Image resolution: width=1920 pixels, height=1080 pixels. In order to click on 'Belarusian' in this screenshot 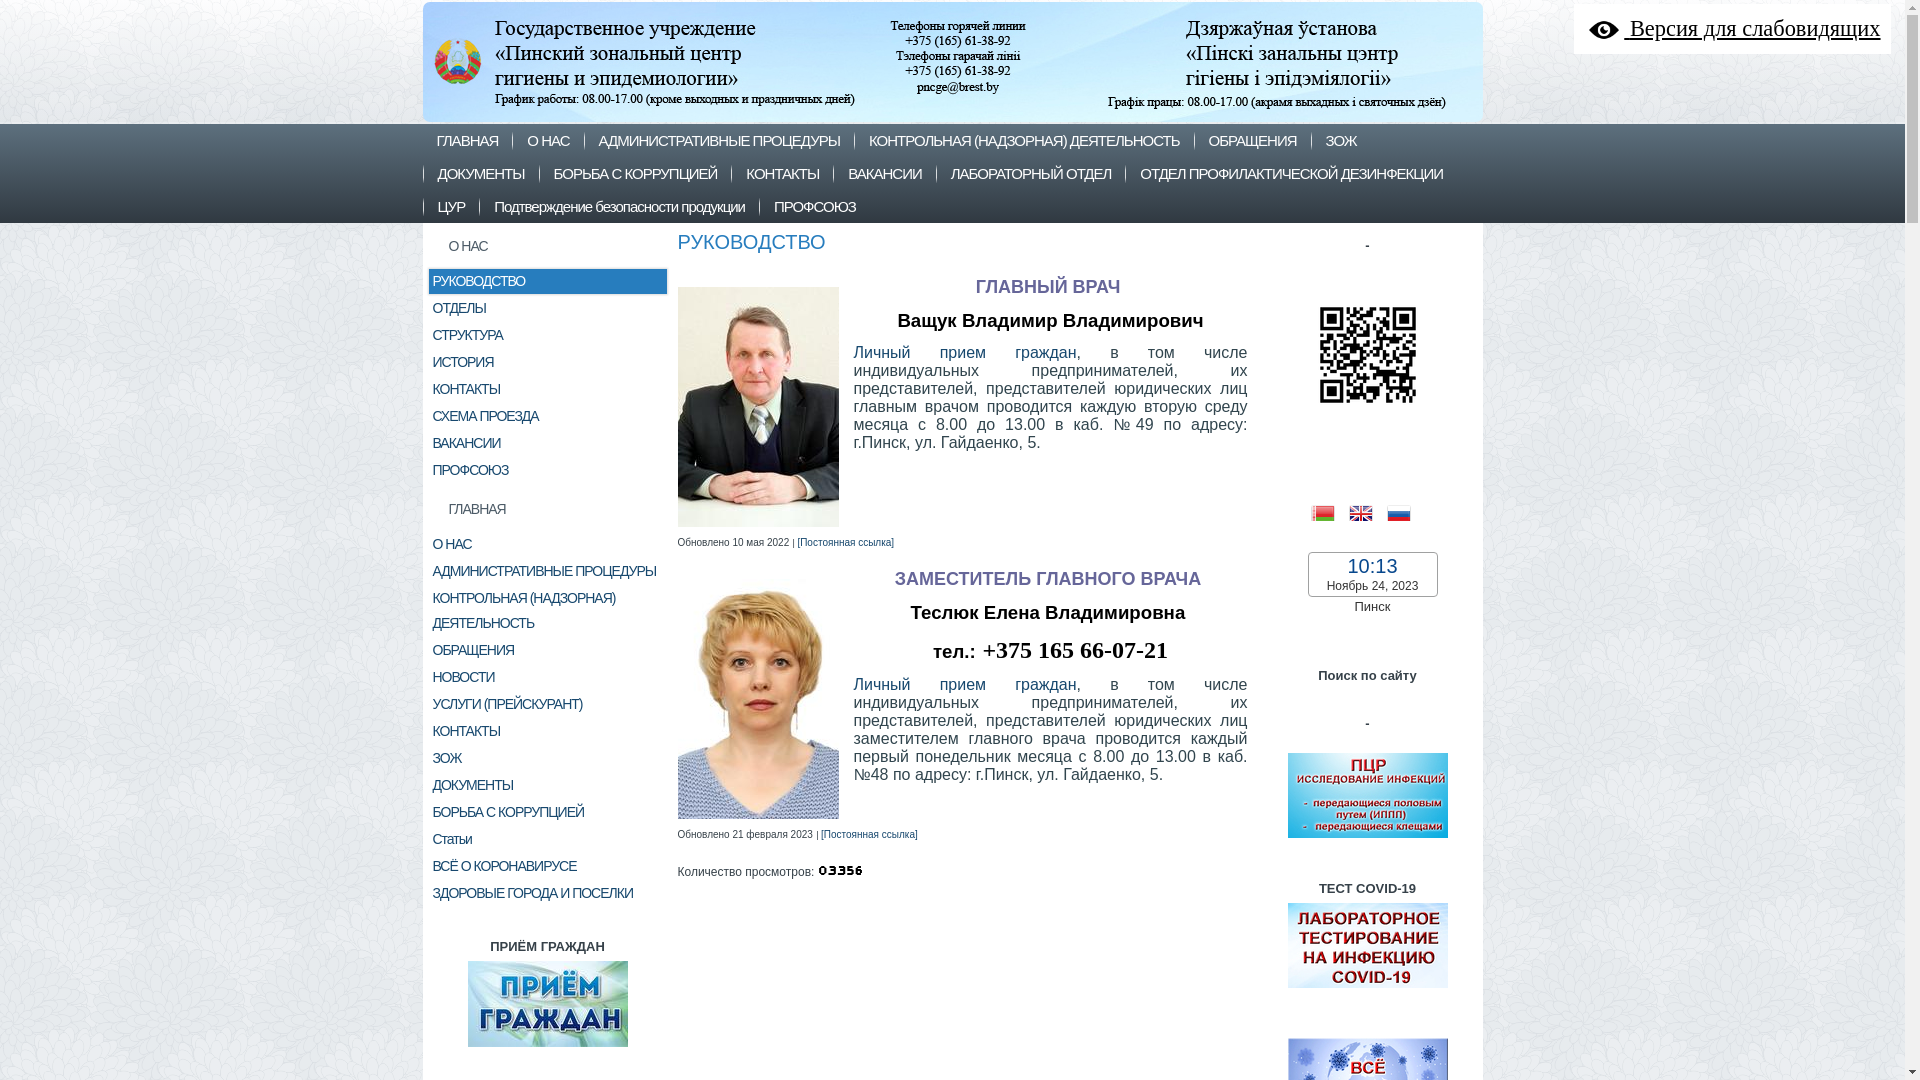, I will do `click(1329, 510)`.